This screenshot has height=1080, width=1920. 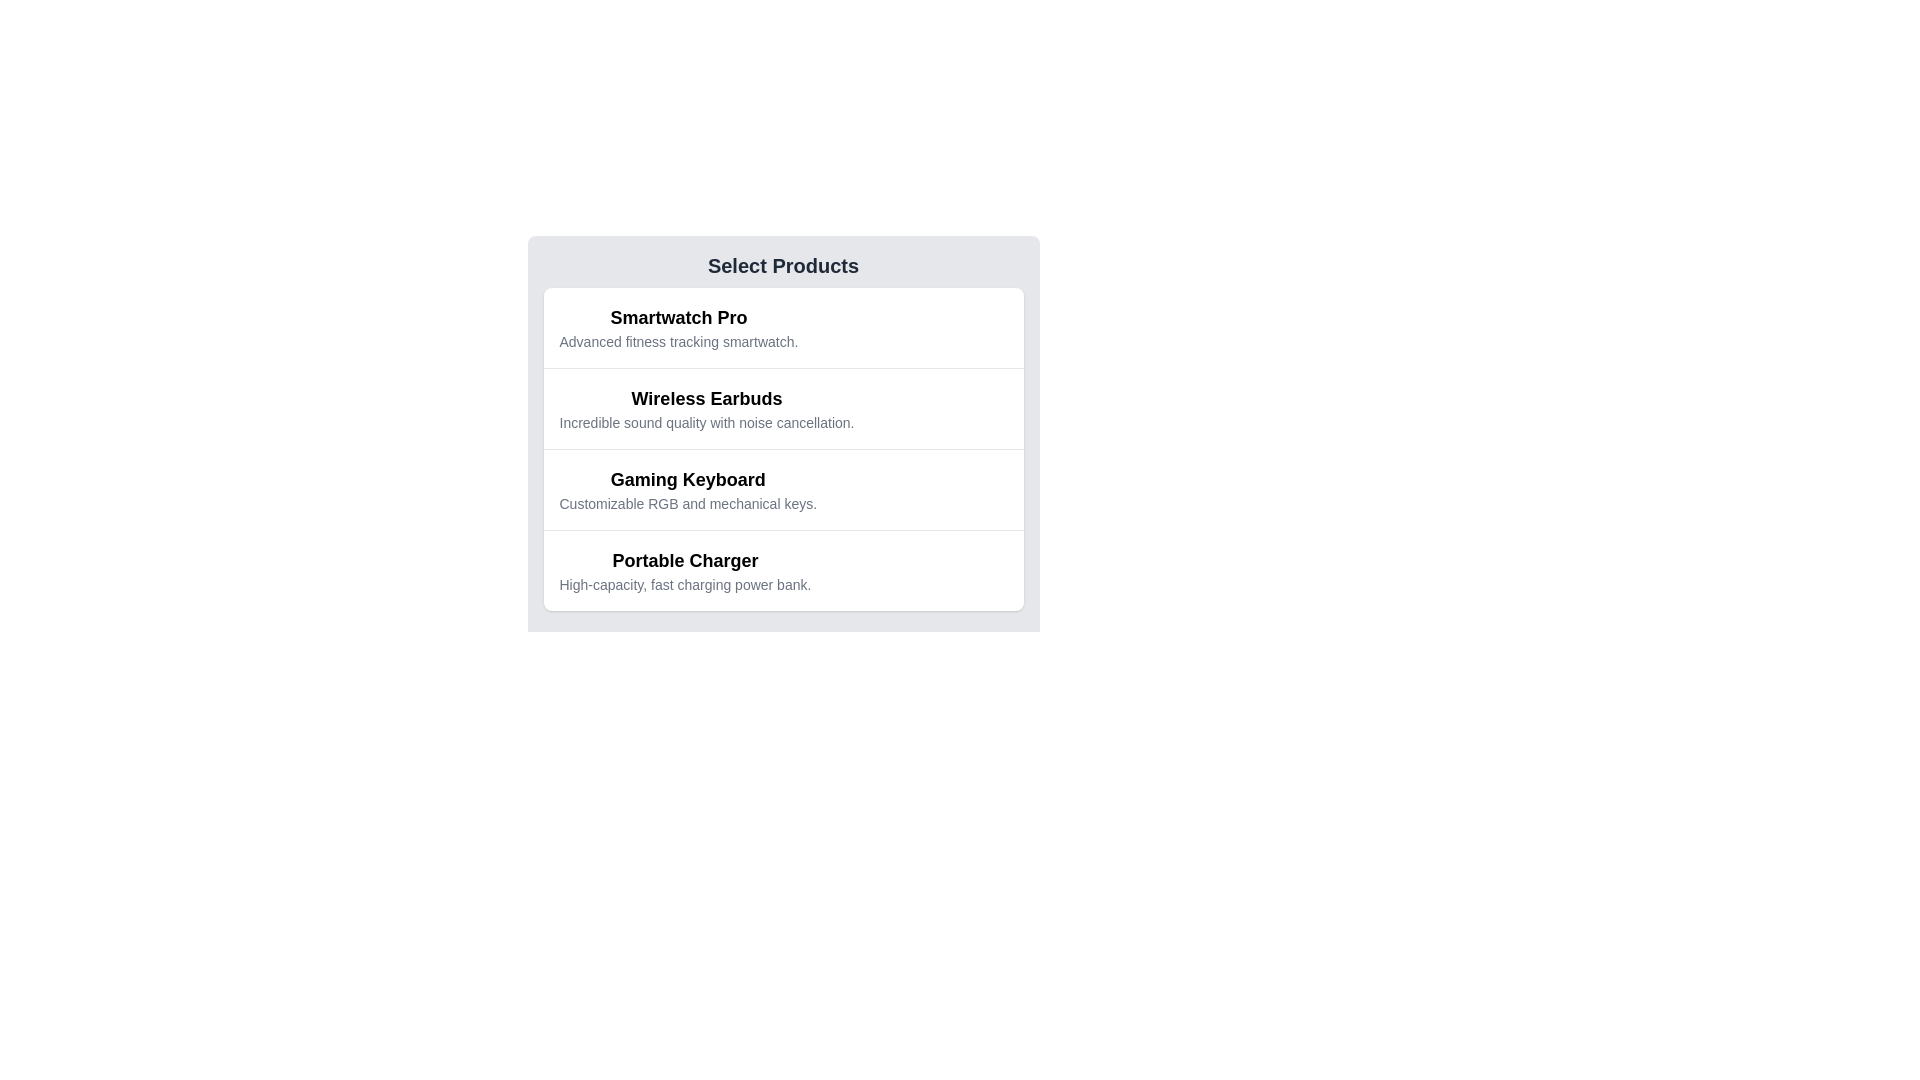 What do you see at coordinates (782, 570) in the screenshot?
I see `the list item displaying 'Portable Charger'` at bounding box center [782, 570].